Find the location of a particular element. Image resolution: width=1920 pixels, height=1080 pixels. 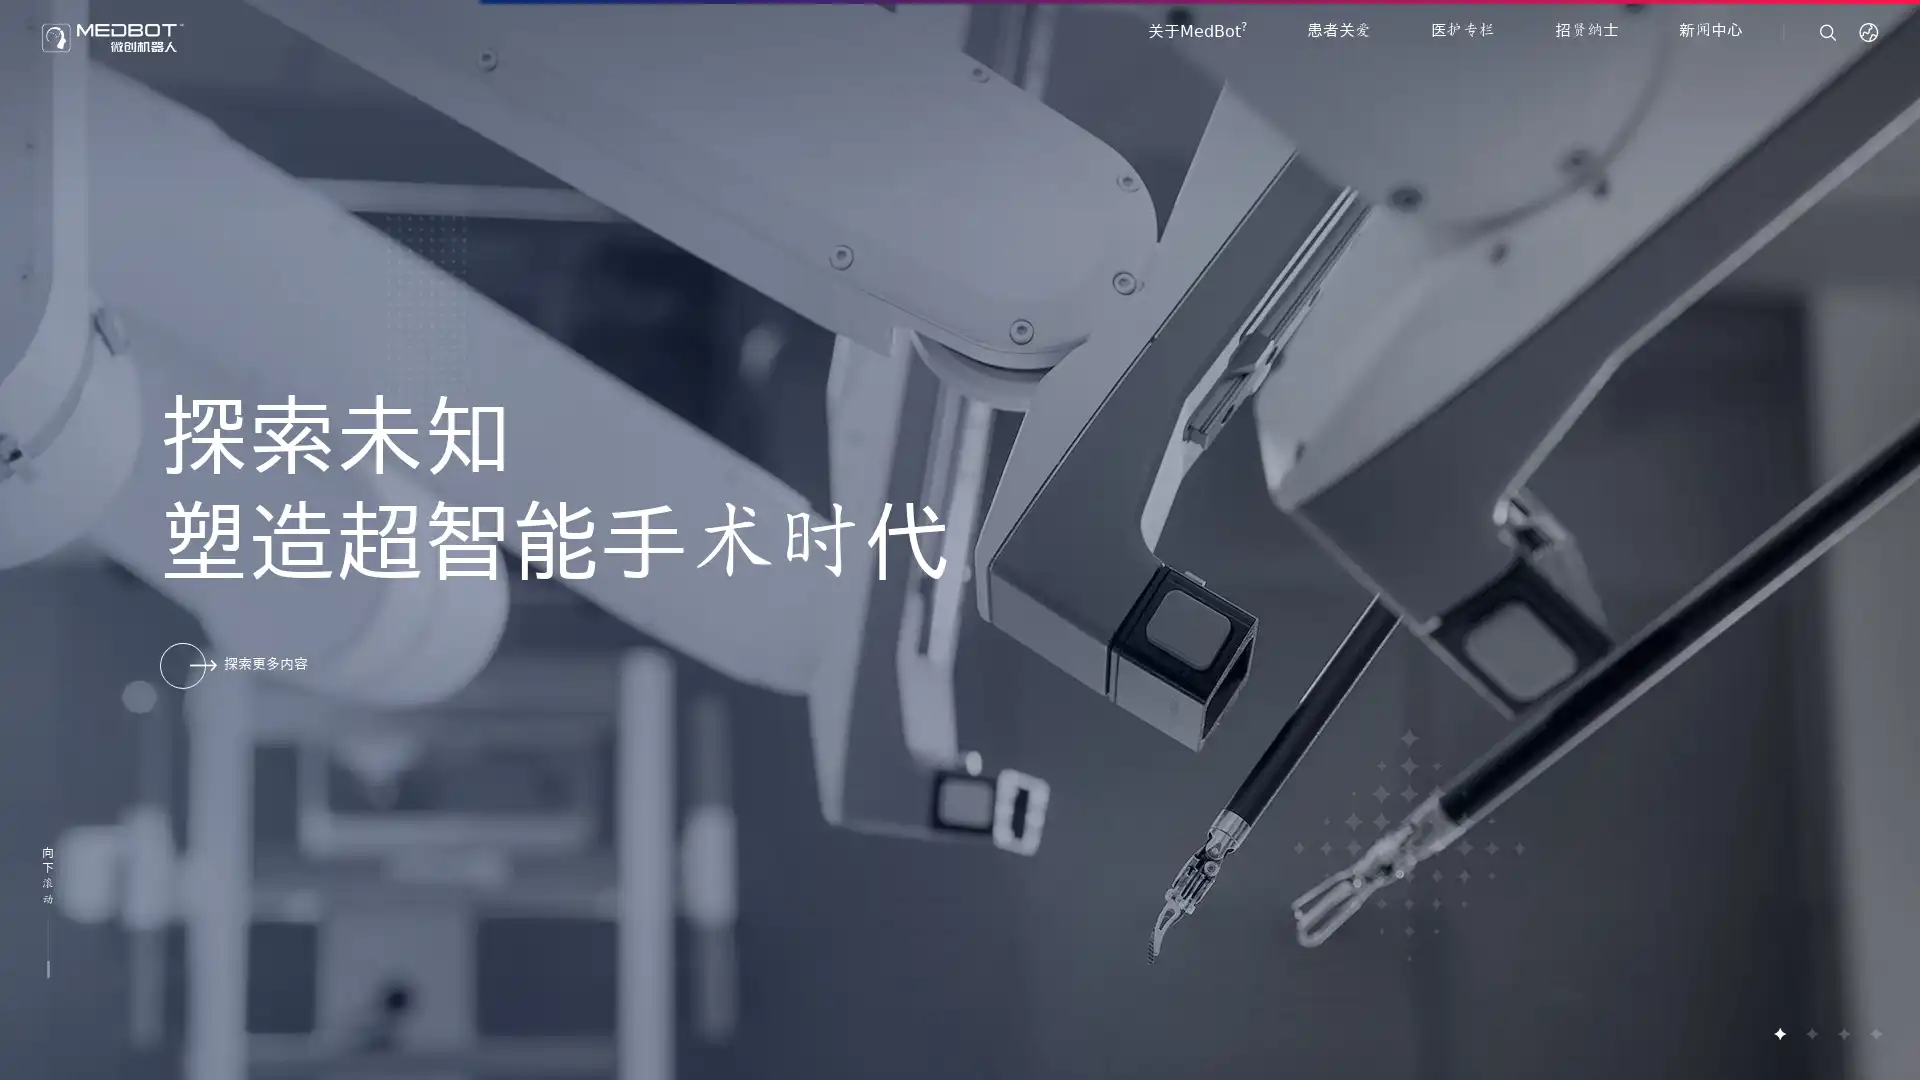

Go to slide 3 is located at coordinates (1842, 1033).